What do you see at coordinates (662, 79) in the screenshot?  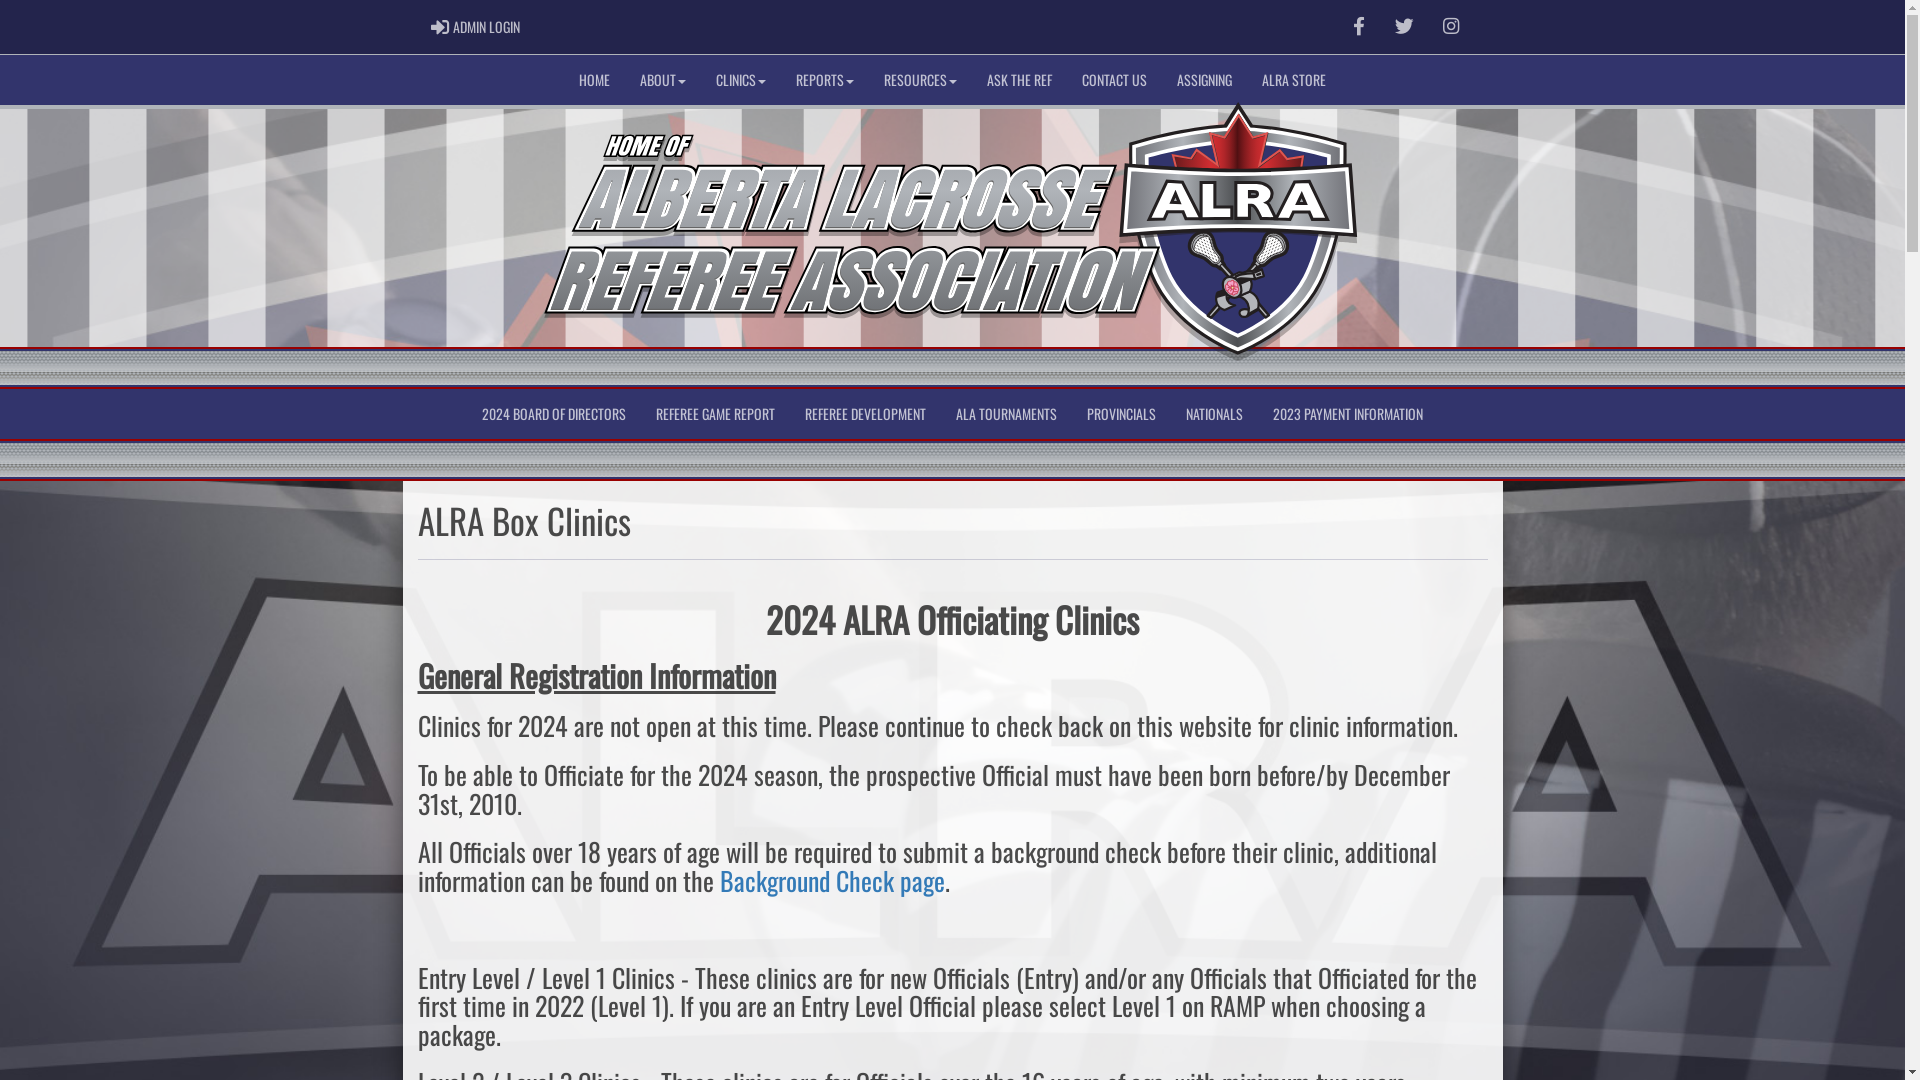 I see `'ABOUT'` at bounding box center [662, 79].